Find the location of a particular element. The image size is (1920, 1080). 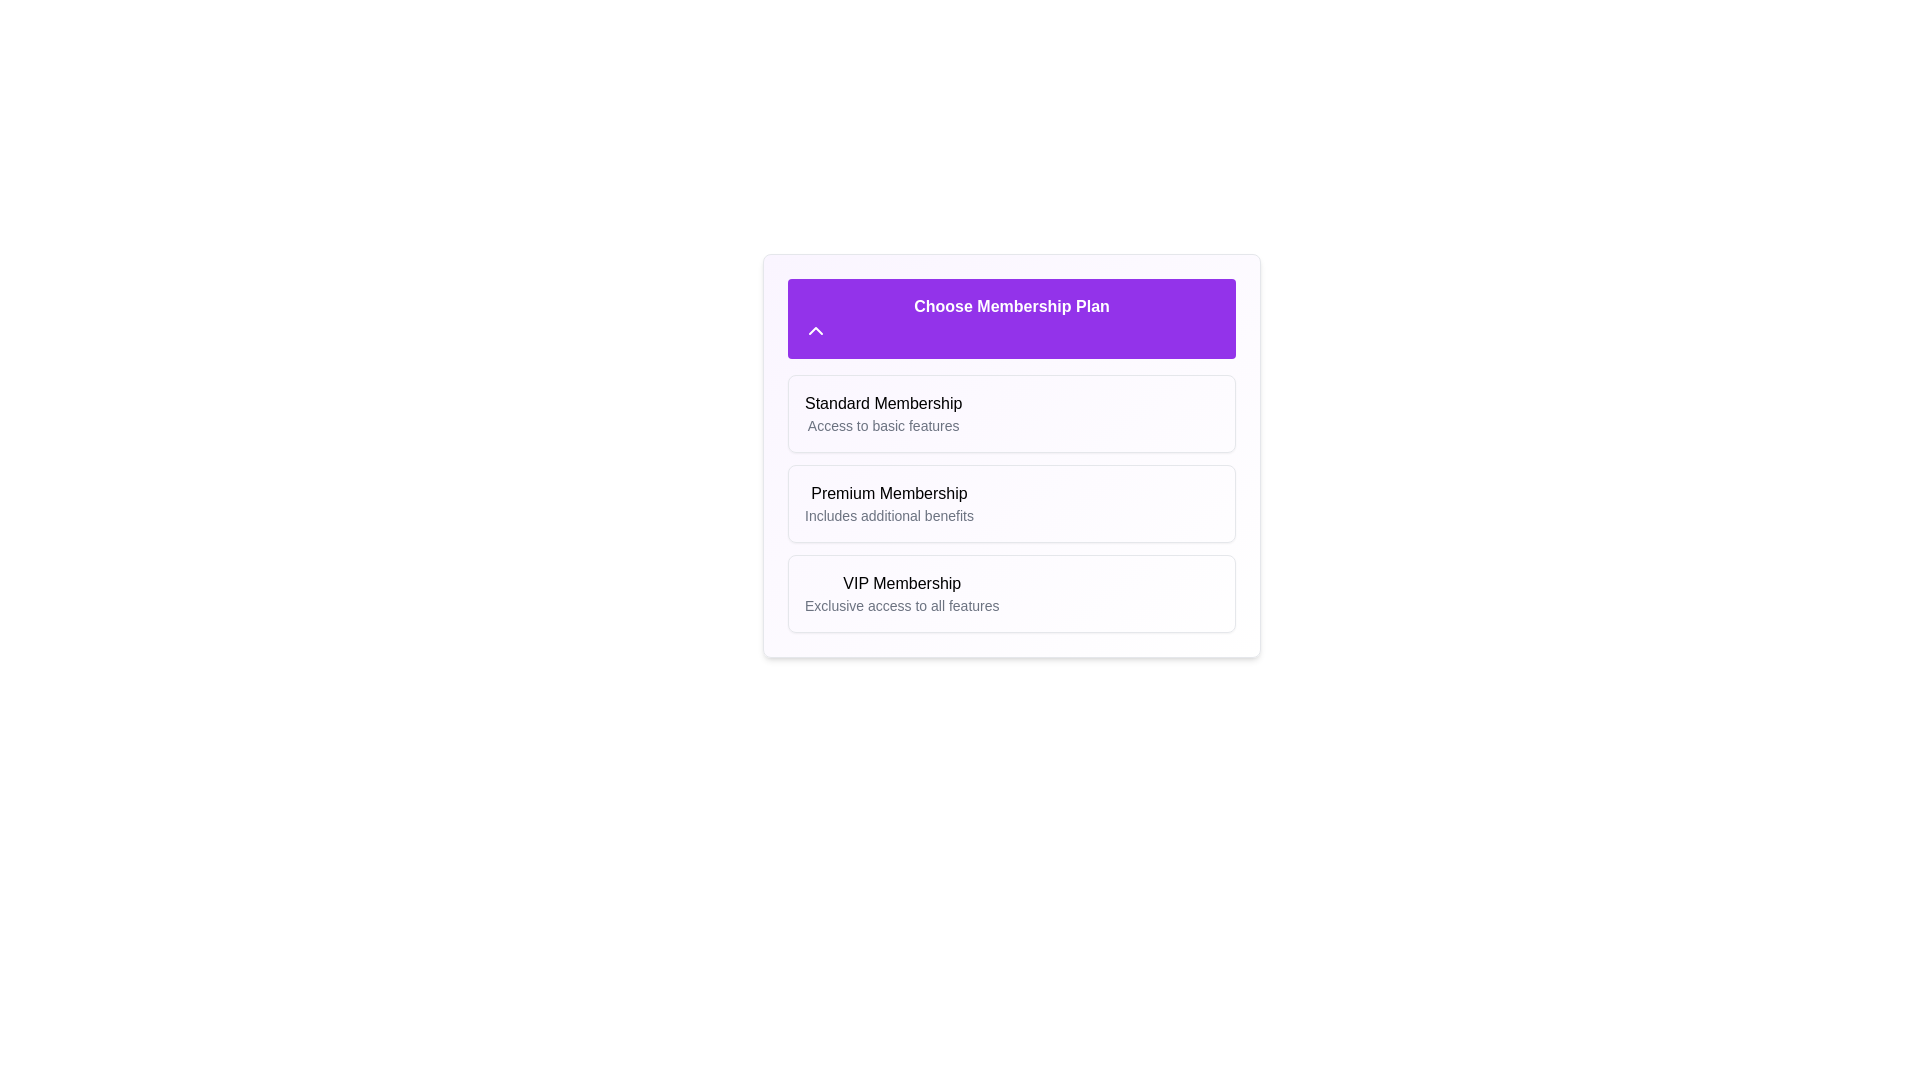

the Information Panel which displays 'Standard Membership' and 'Access to basic features' is located at coordinates (1012, 412).